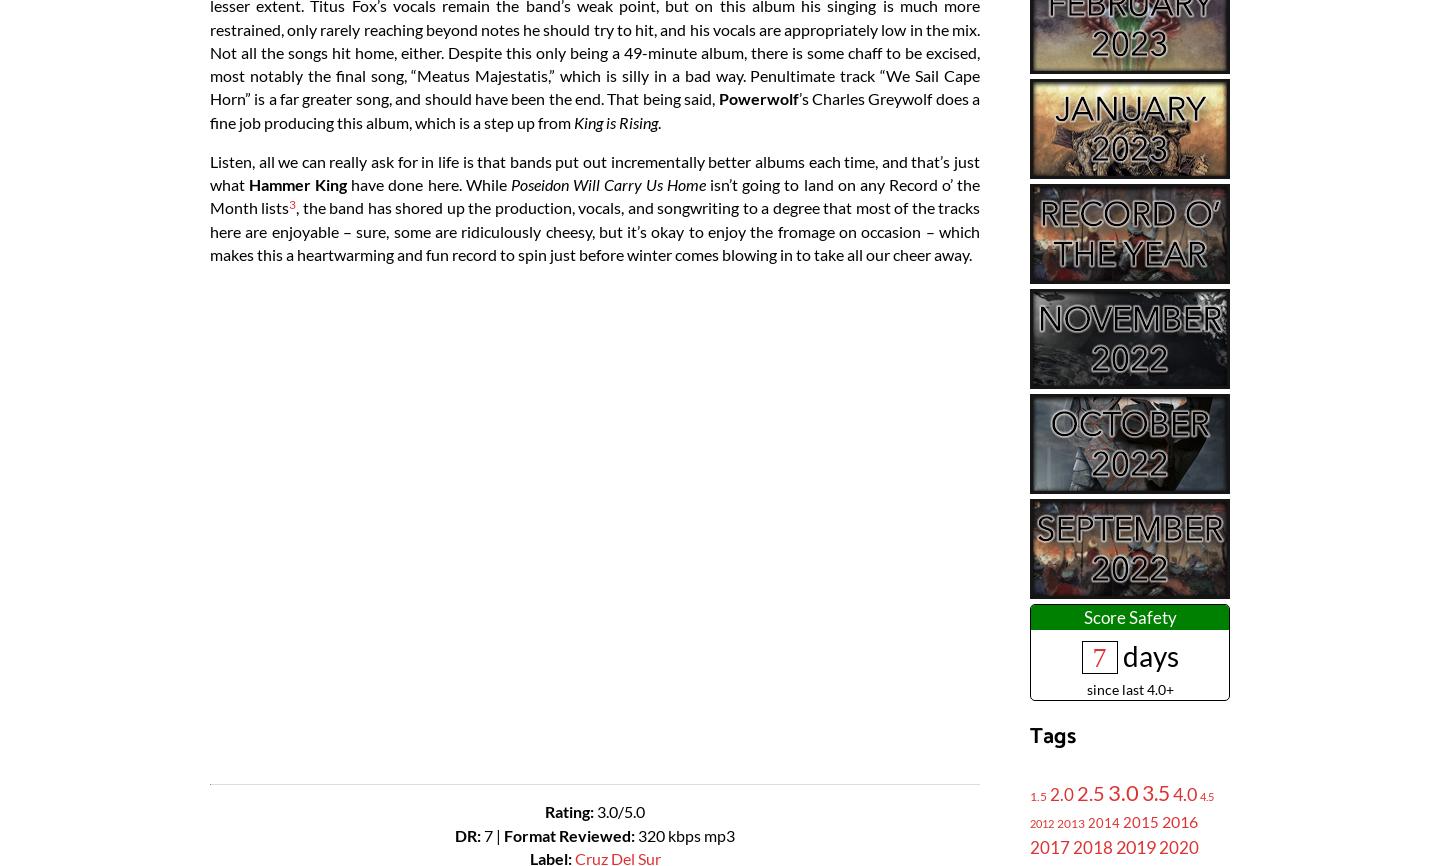 The width and height of the screenshot is (1440, 866). I want to click on '1.5', so click(1038, 794).